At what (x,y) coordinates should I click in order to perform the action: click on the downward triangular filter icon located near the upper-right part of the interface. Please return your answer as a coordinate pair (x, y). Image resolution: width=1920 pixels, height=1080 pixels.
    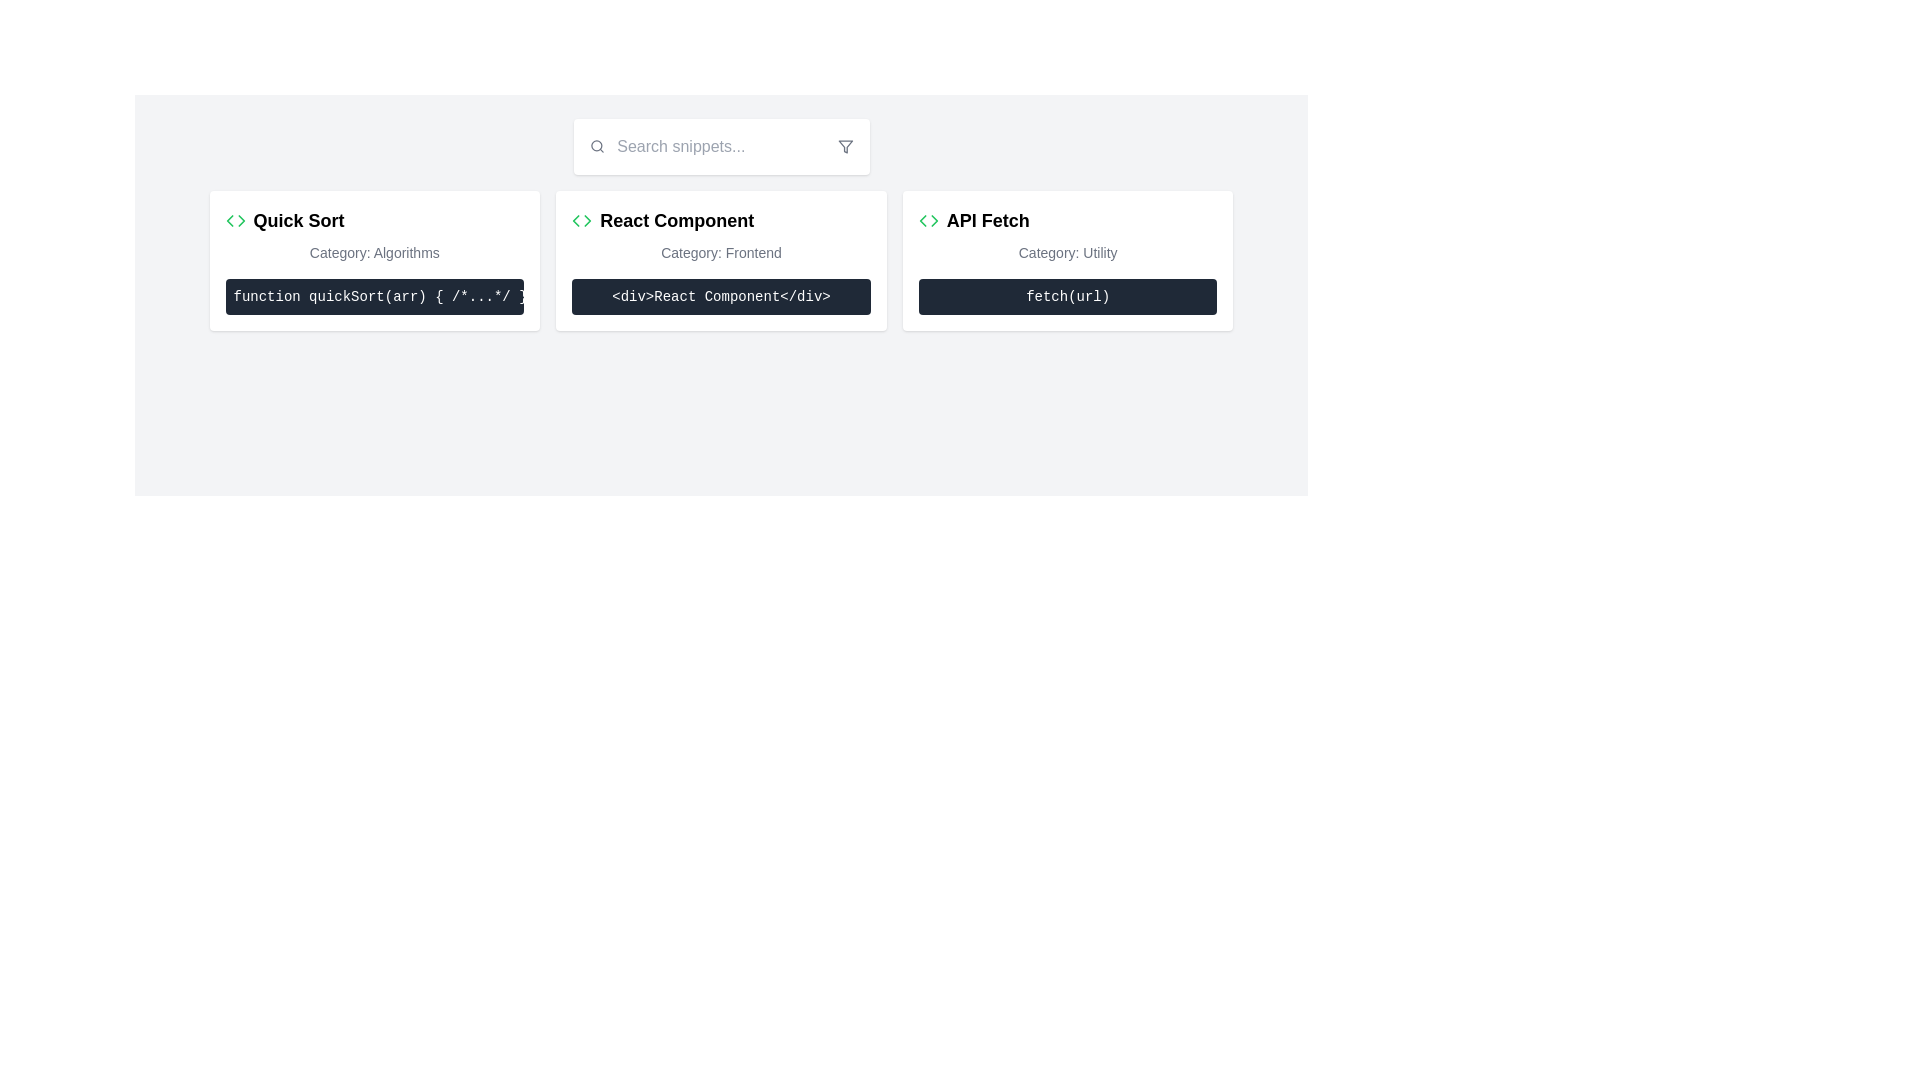
    Looking at the image, I should click on (845, 145).